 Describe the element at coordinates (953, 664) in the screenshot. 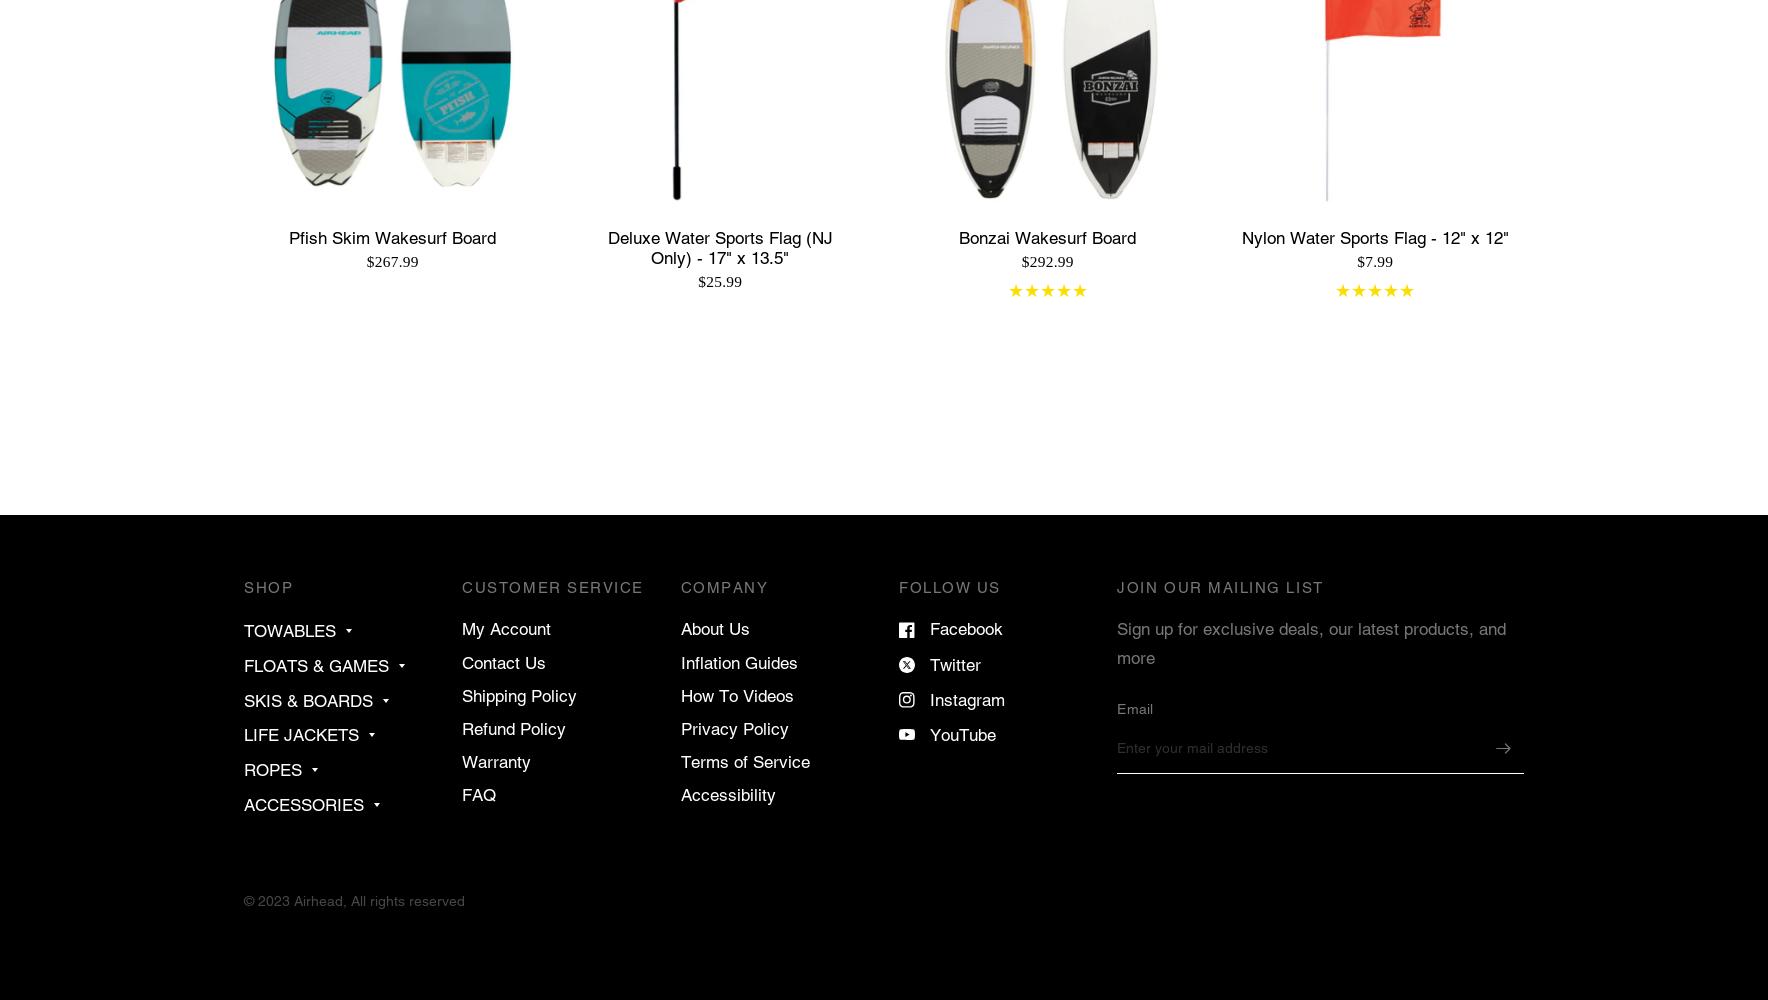

I see `'Twitter'` at that location.